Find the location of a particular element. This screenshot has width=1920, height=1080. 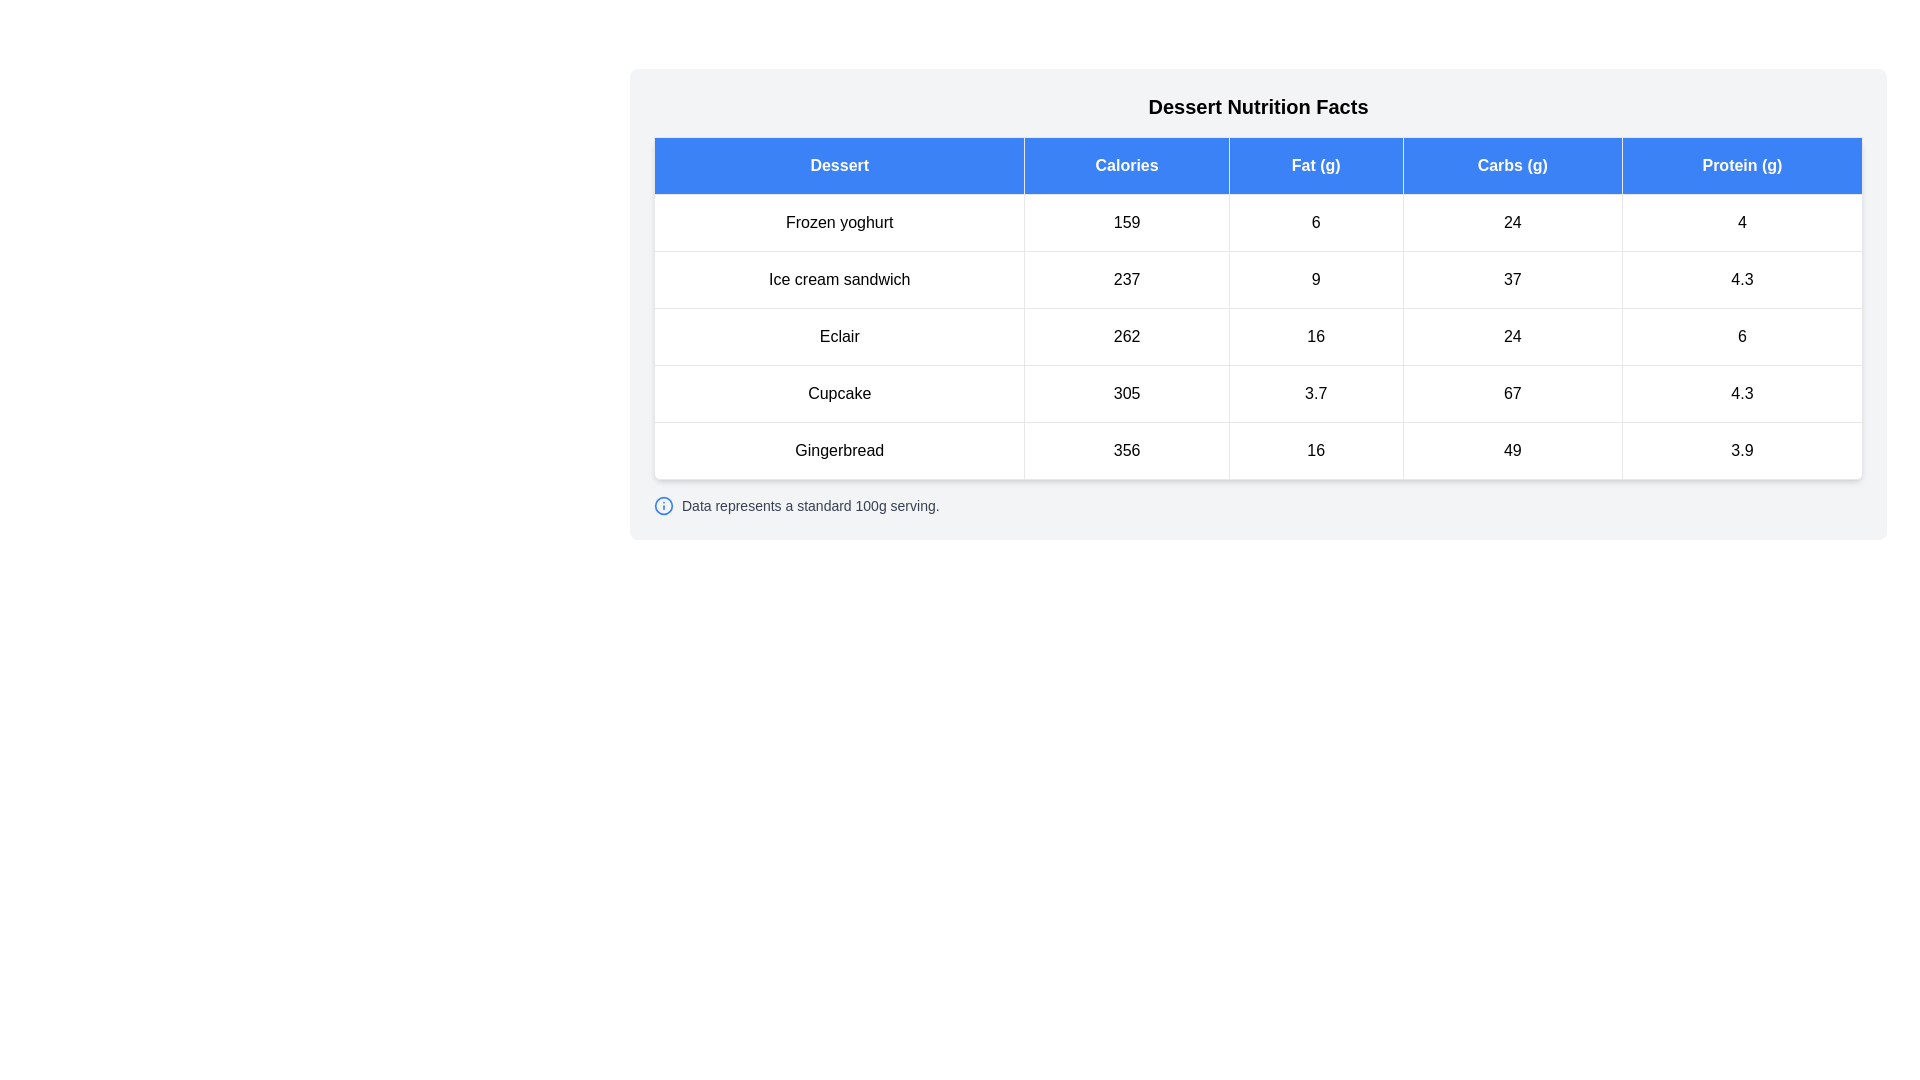

the header Fat (g) to sort the table by that column is located at coordinates (1316, 164).